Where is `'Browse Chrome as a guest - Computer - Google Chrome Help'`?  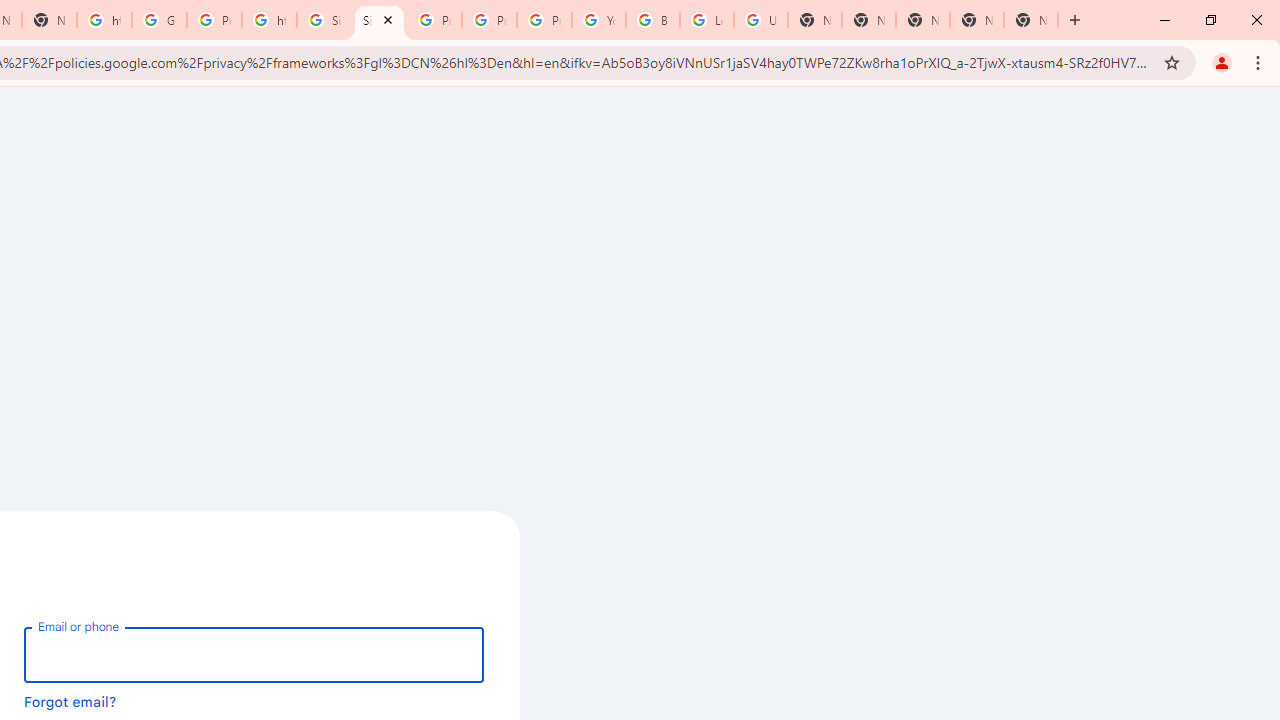
'Browse Chrome as a guest - Computer - Google Chrome Help' is located at coordinates (652, 20).